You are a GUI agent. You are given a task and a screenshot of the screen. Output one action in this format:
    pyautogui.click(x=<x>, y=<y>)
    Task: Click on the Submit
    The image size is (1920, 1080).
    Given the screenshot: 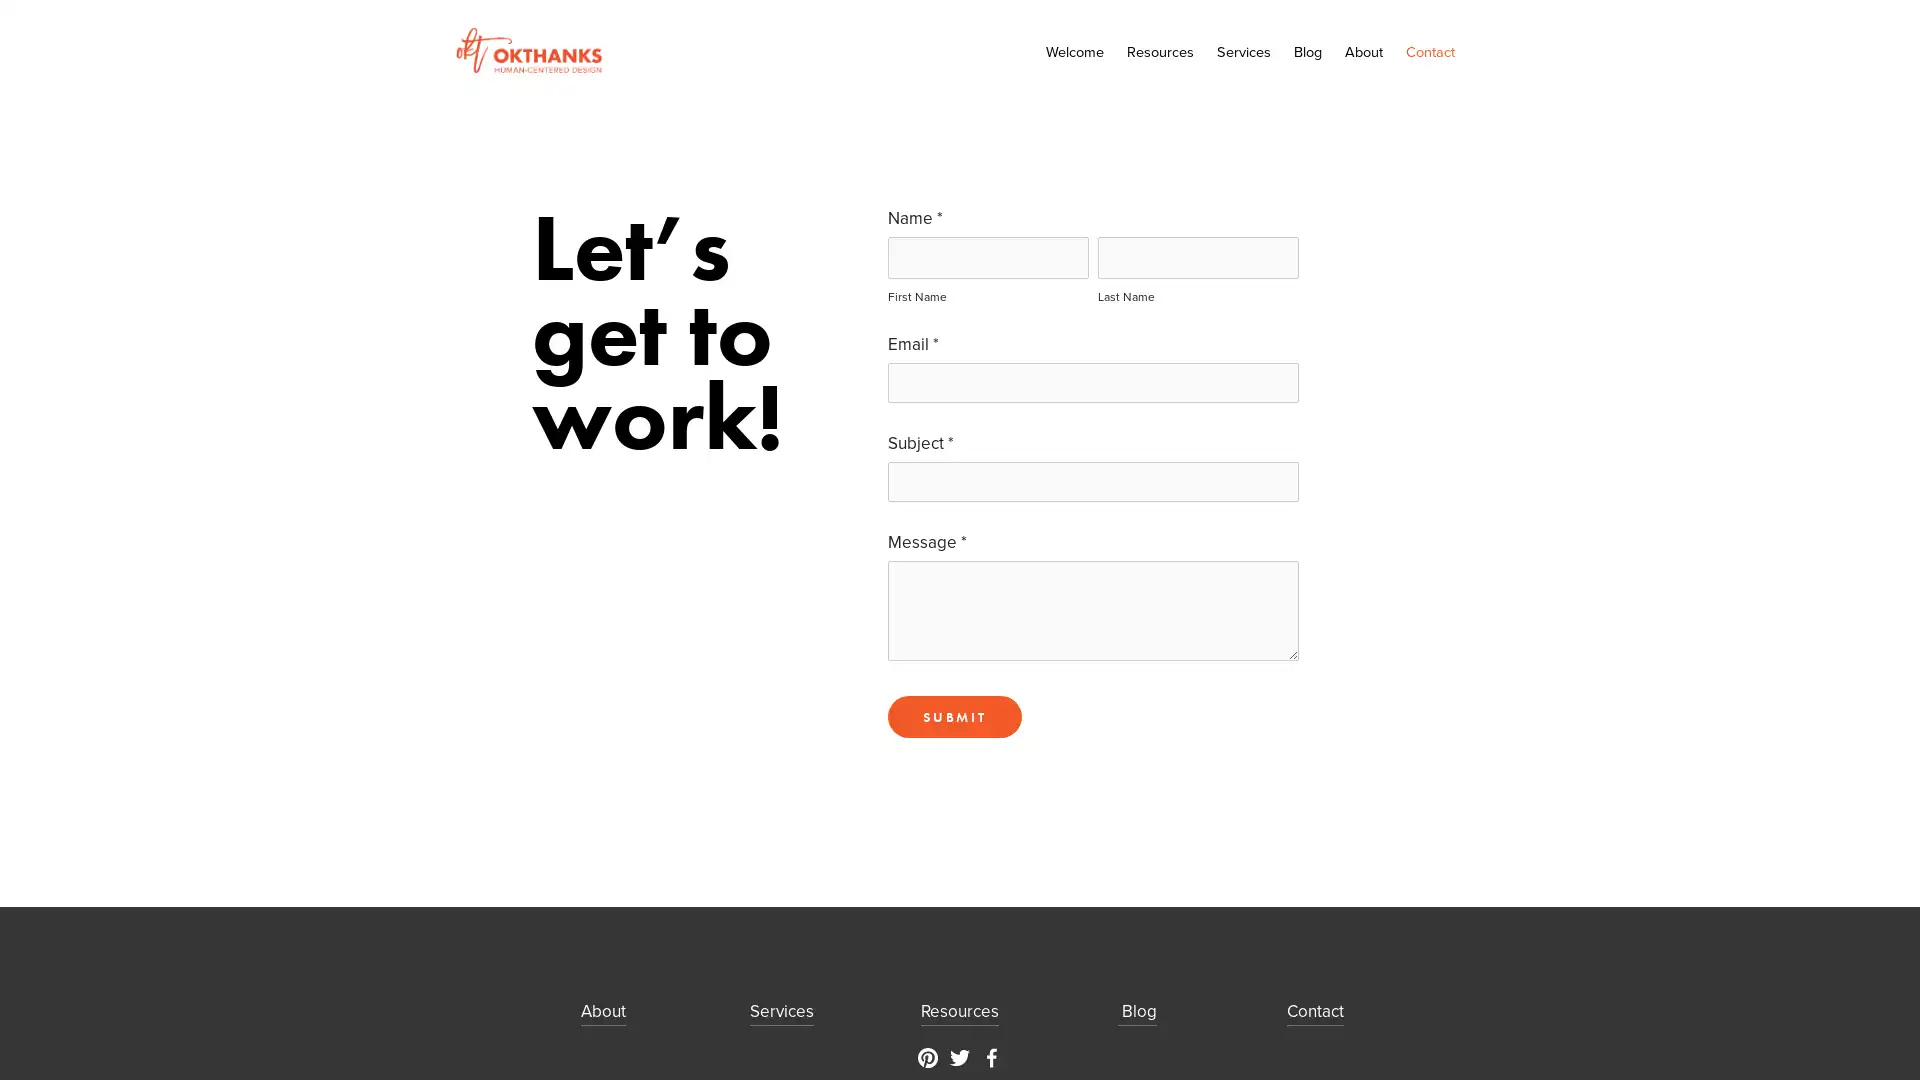 What is the action you would take?
    pyautogui.click(x=953, y=715)
    